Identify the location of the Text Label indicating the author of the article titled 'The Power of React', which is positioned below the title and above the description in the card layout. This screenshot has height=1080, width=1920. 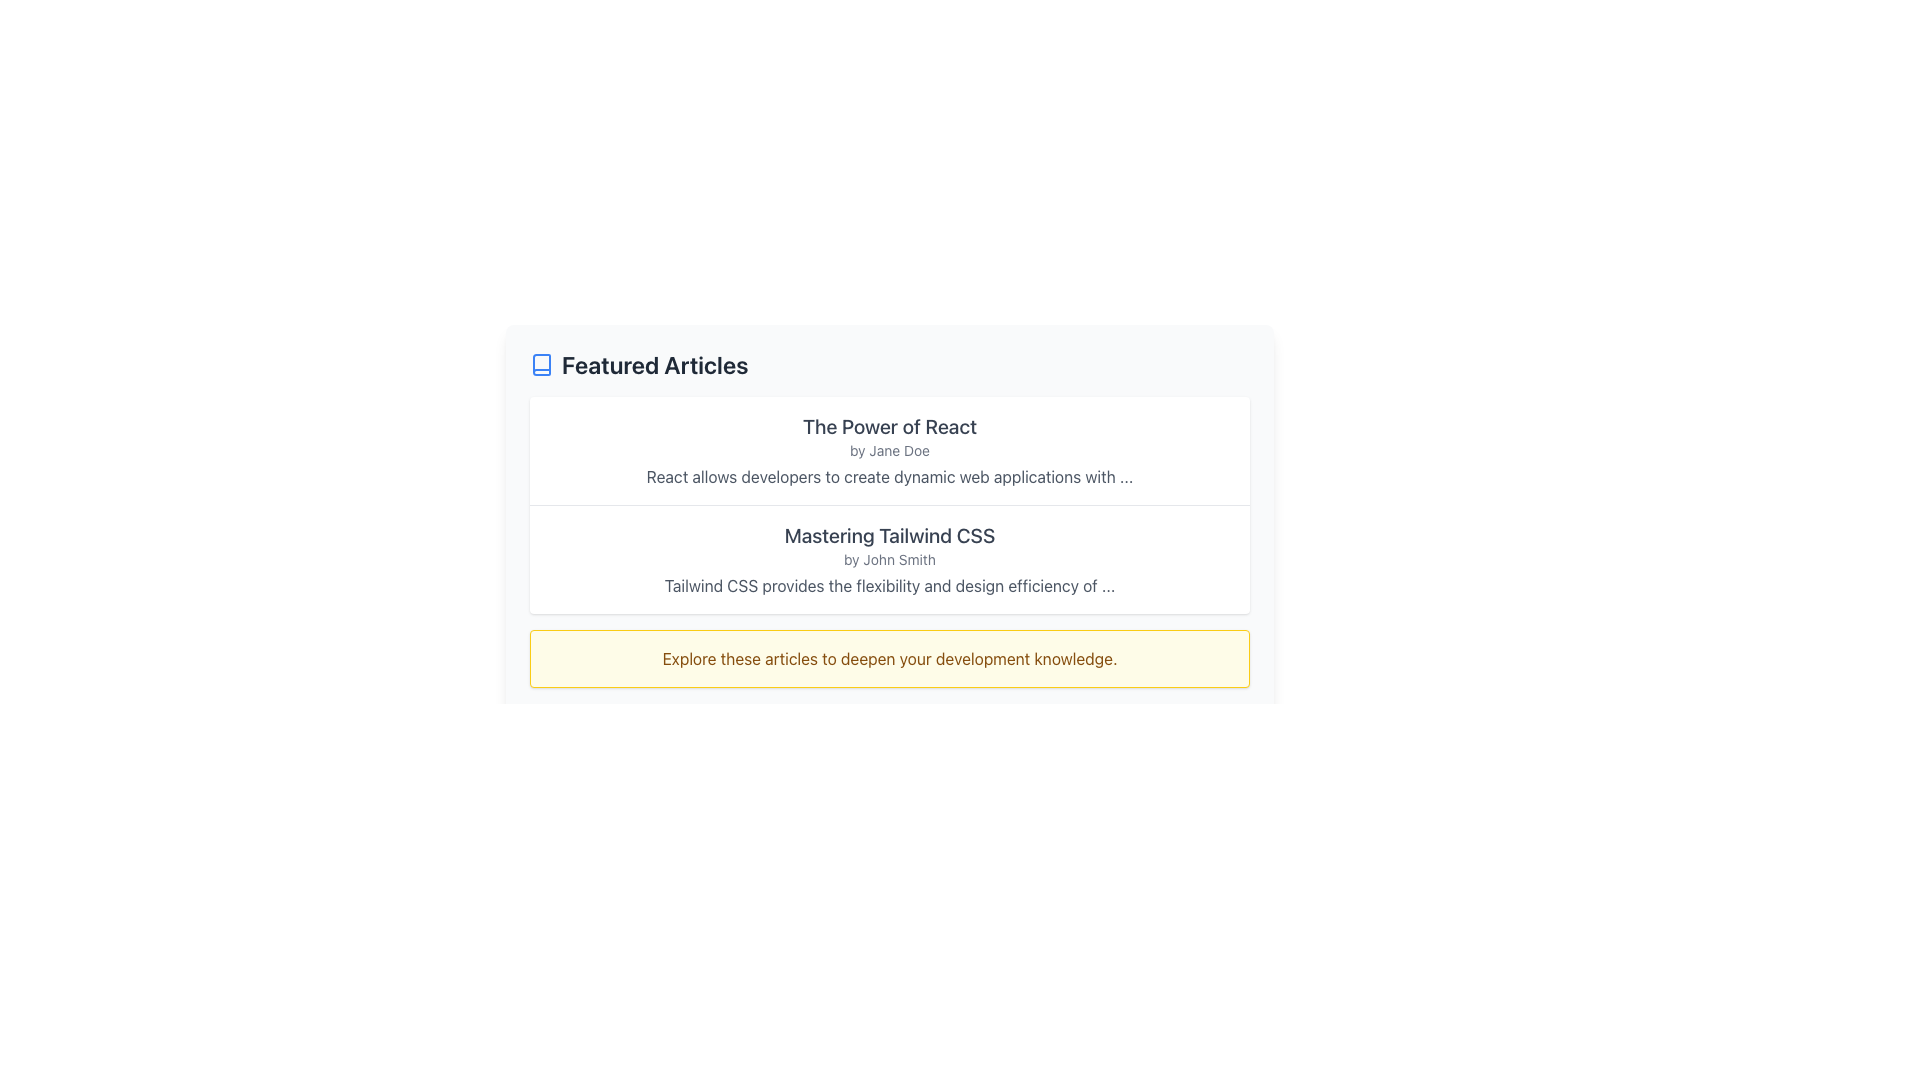
(888, 451).